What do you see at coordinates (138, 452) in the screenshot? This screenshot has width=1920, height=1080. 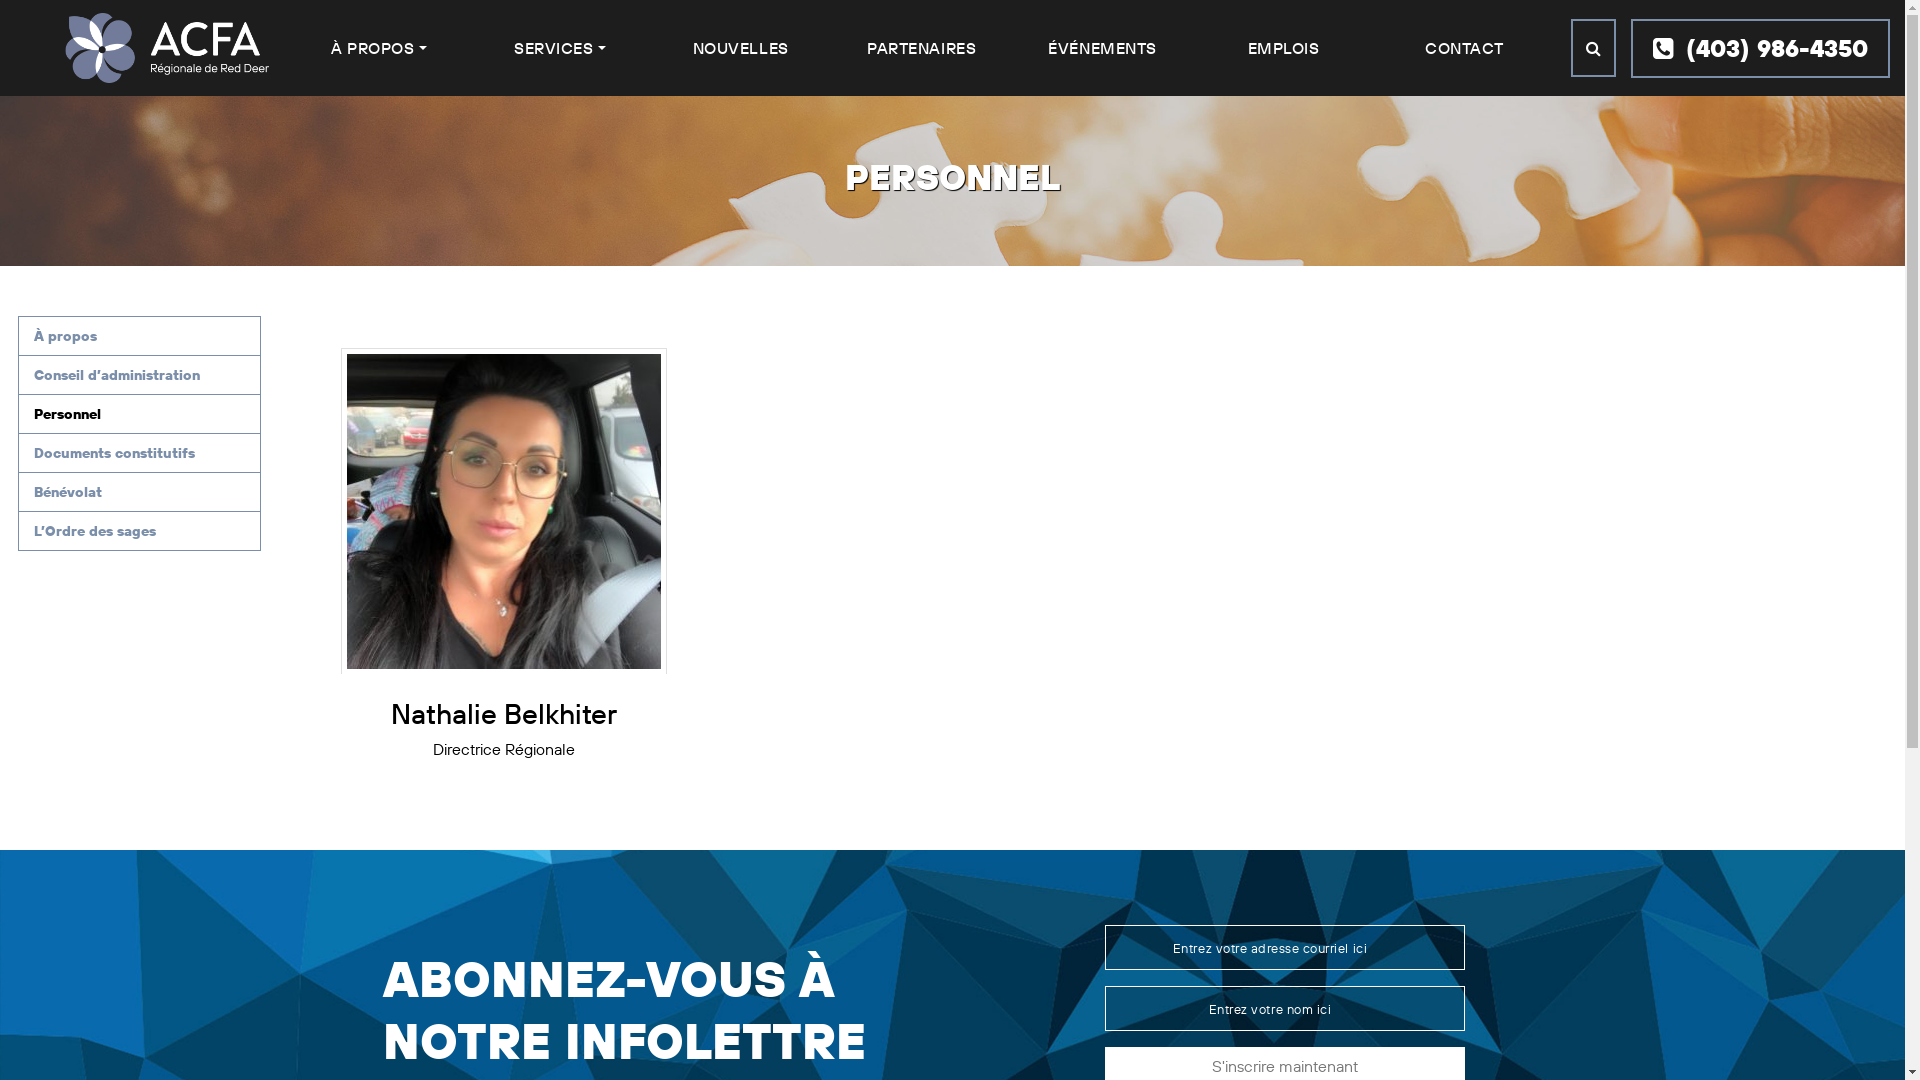 I see `'Documents constitutifs'` at bounding box center [138, 452].